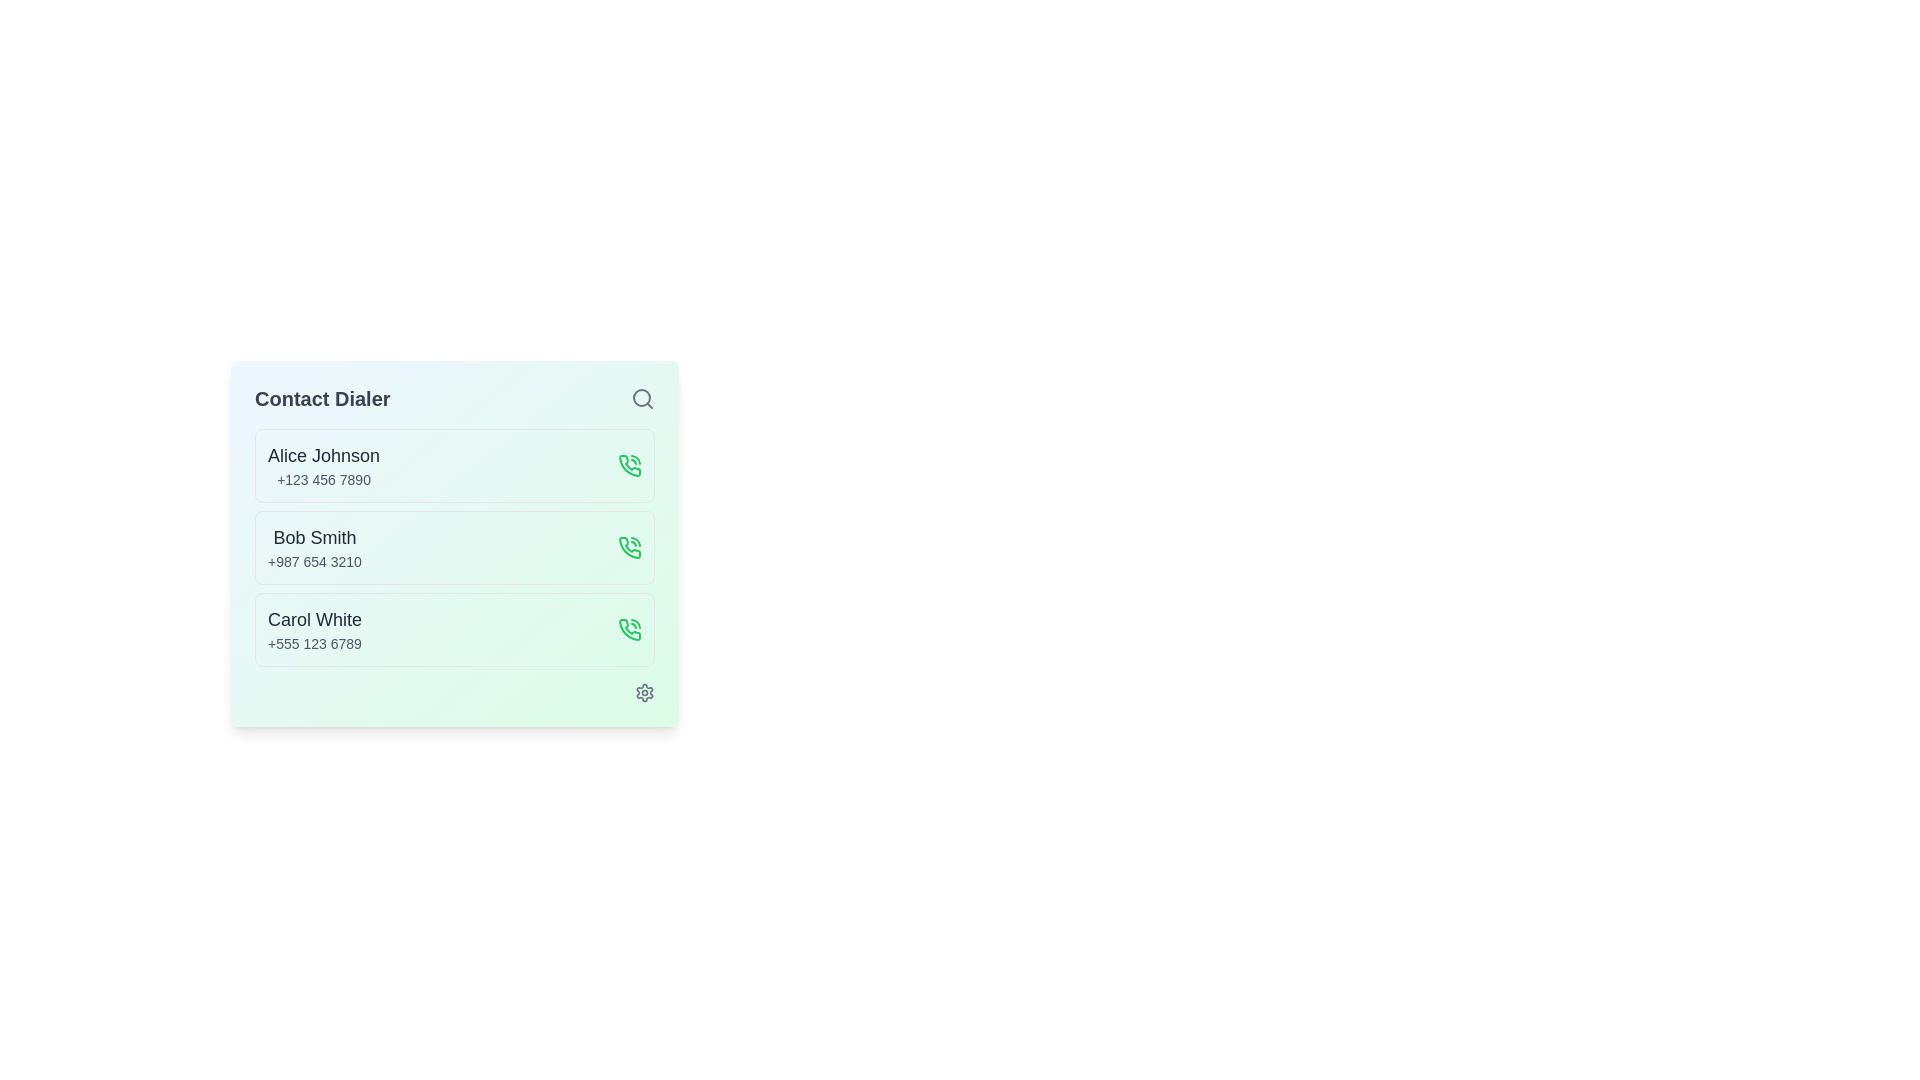  What do you see at coordinates (629, 547) in the screenshot?
I see `the green phone icon located adjacent to Bob Smith's contact information to initiate a call` at bounding box center [629, 547].